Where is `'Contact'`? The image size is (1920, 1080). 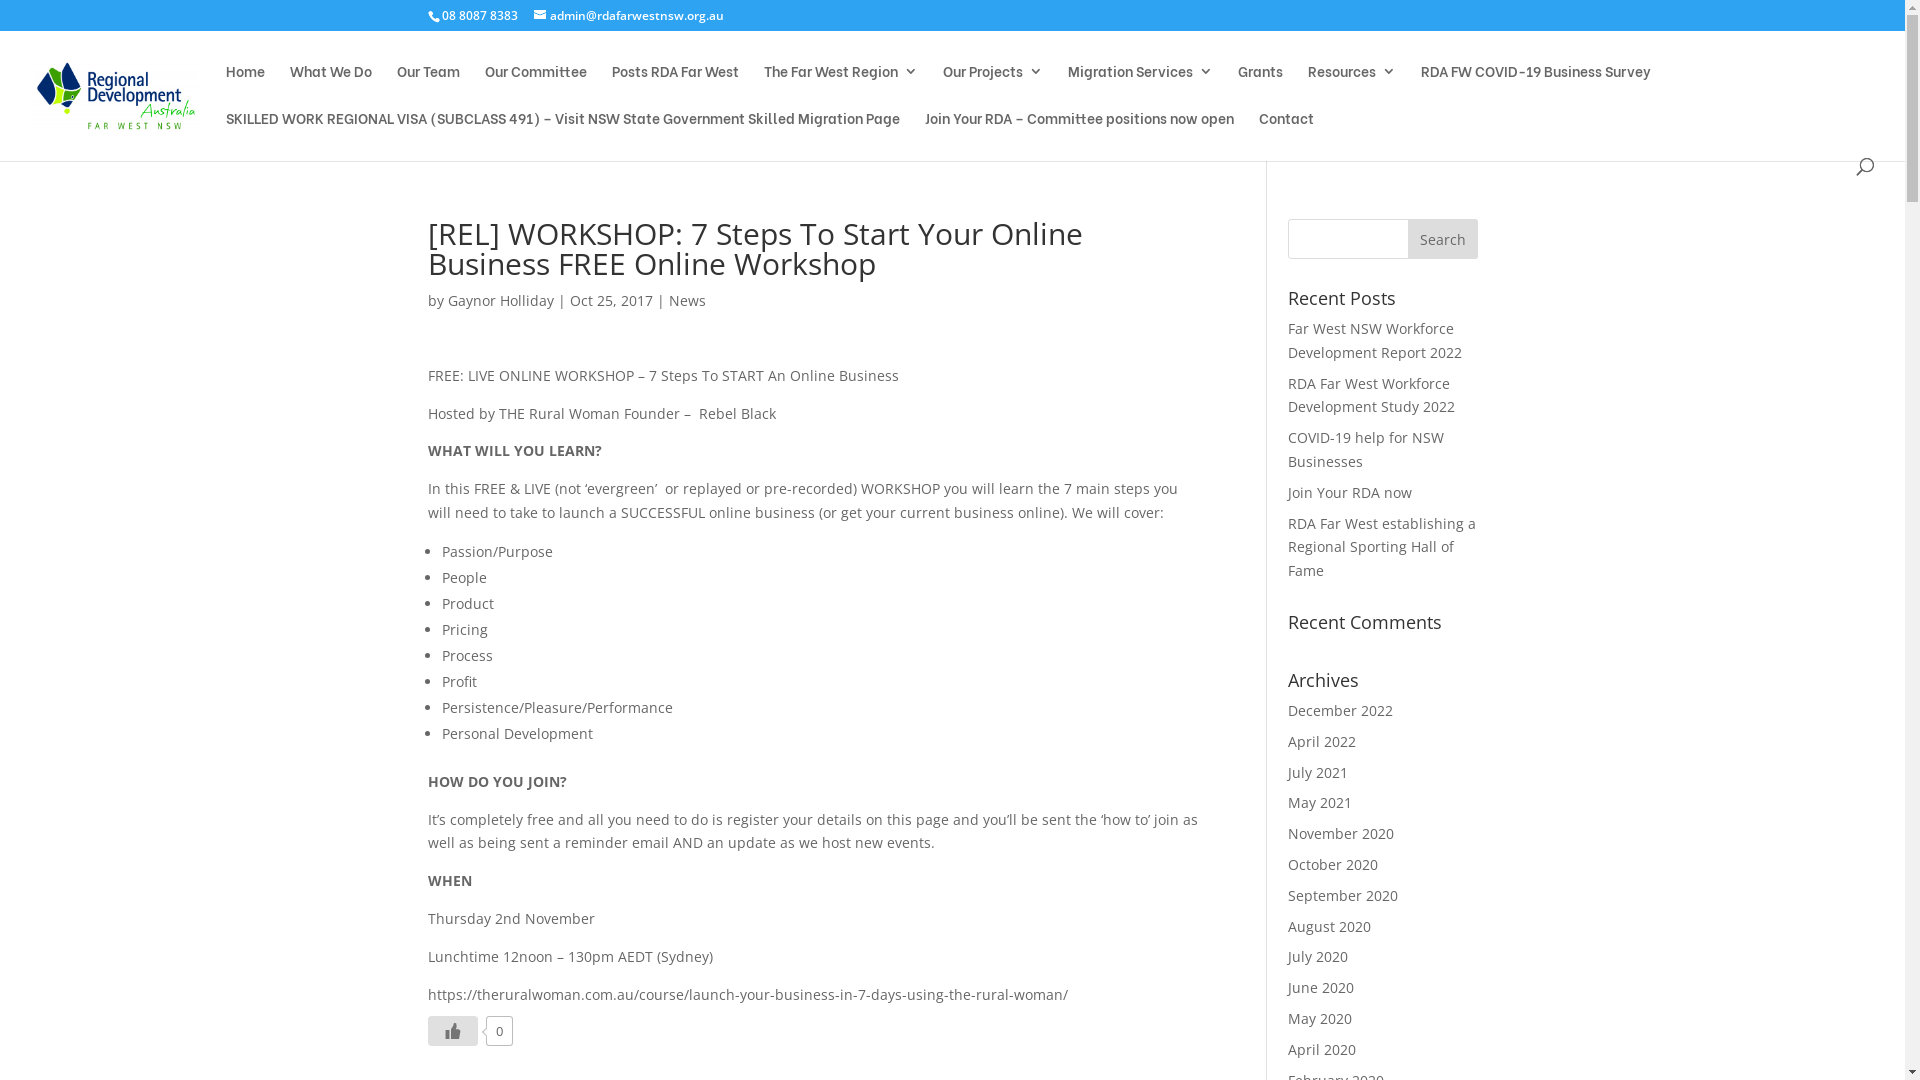
'Contact' is located at coordinates (1286, 134).